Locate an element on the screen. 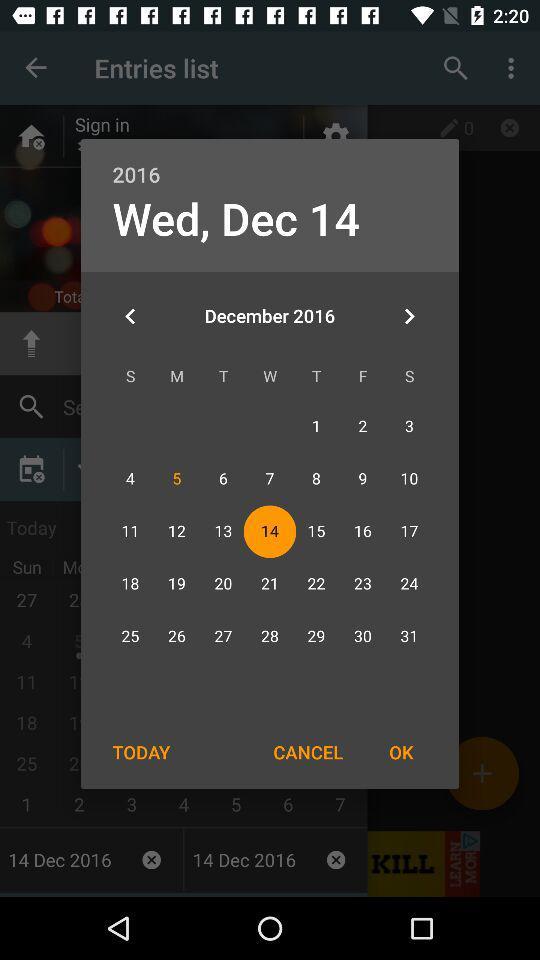  icon below 2016 item is located at coordinates (235, 218).